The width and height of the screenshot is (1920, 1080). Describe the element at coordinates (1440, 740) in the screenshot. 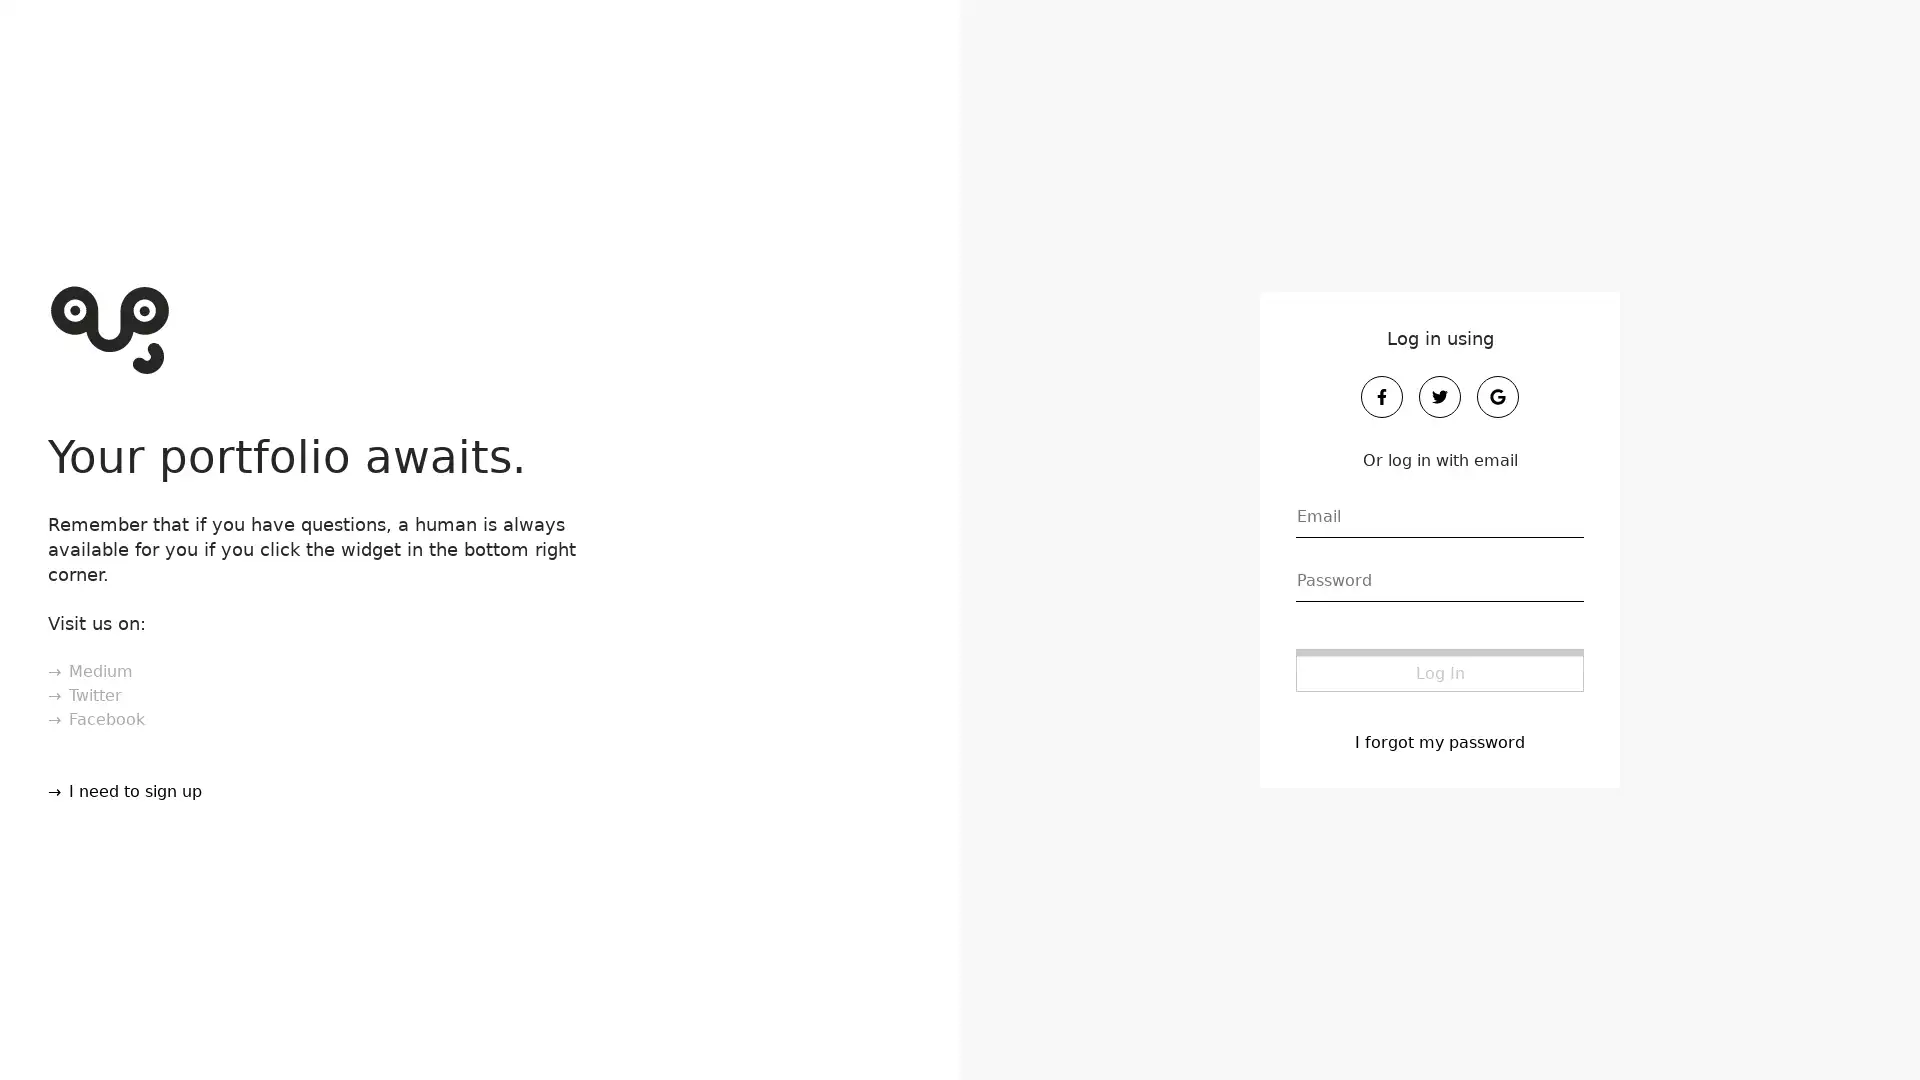

I see `I forgot my password` at that location.